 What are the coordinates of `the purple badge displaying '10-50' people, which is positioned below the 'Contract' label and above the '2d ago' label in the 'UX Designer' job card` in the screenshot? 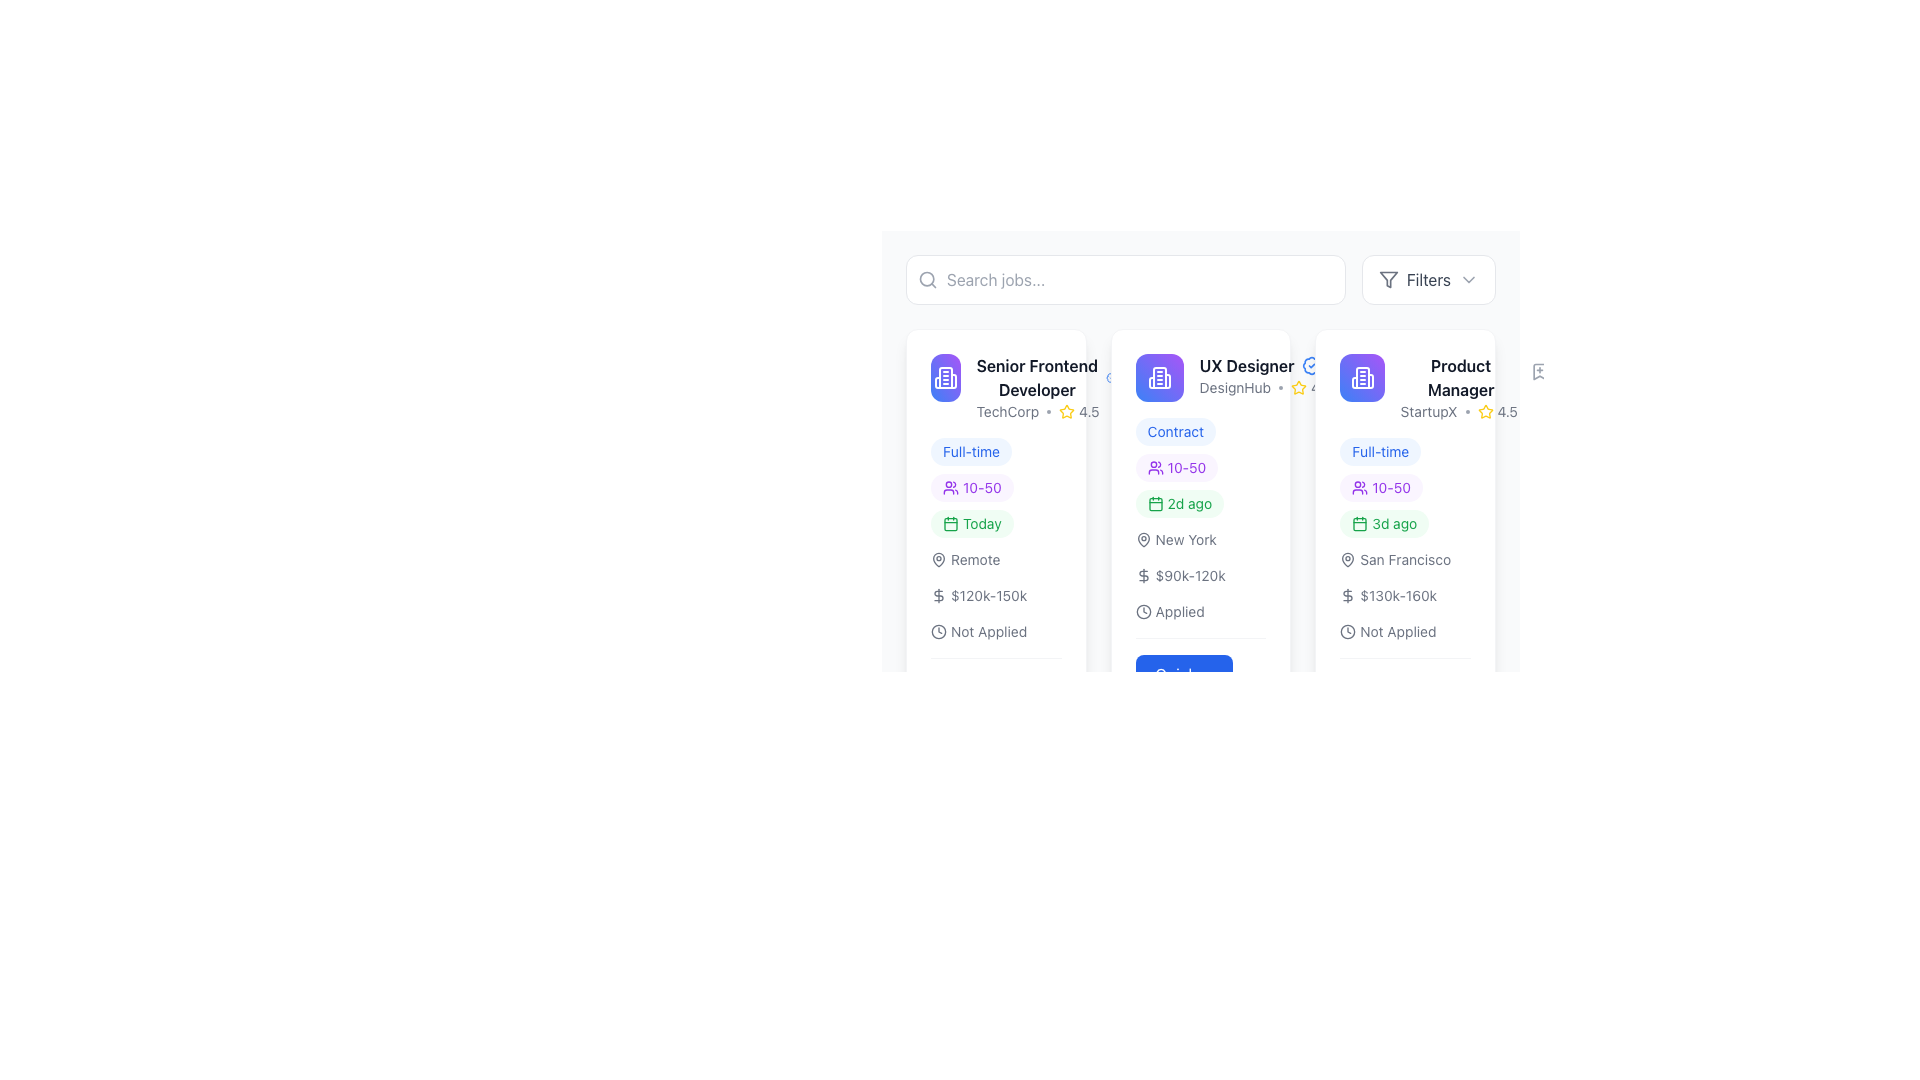 It's located at (1200, 467).